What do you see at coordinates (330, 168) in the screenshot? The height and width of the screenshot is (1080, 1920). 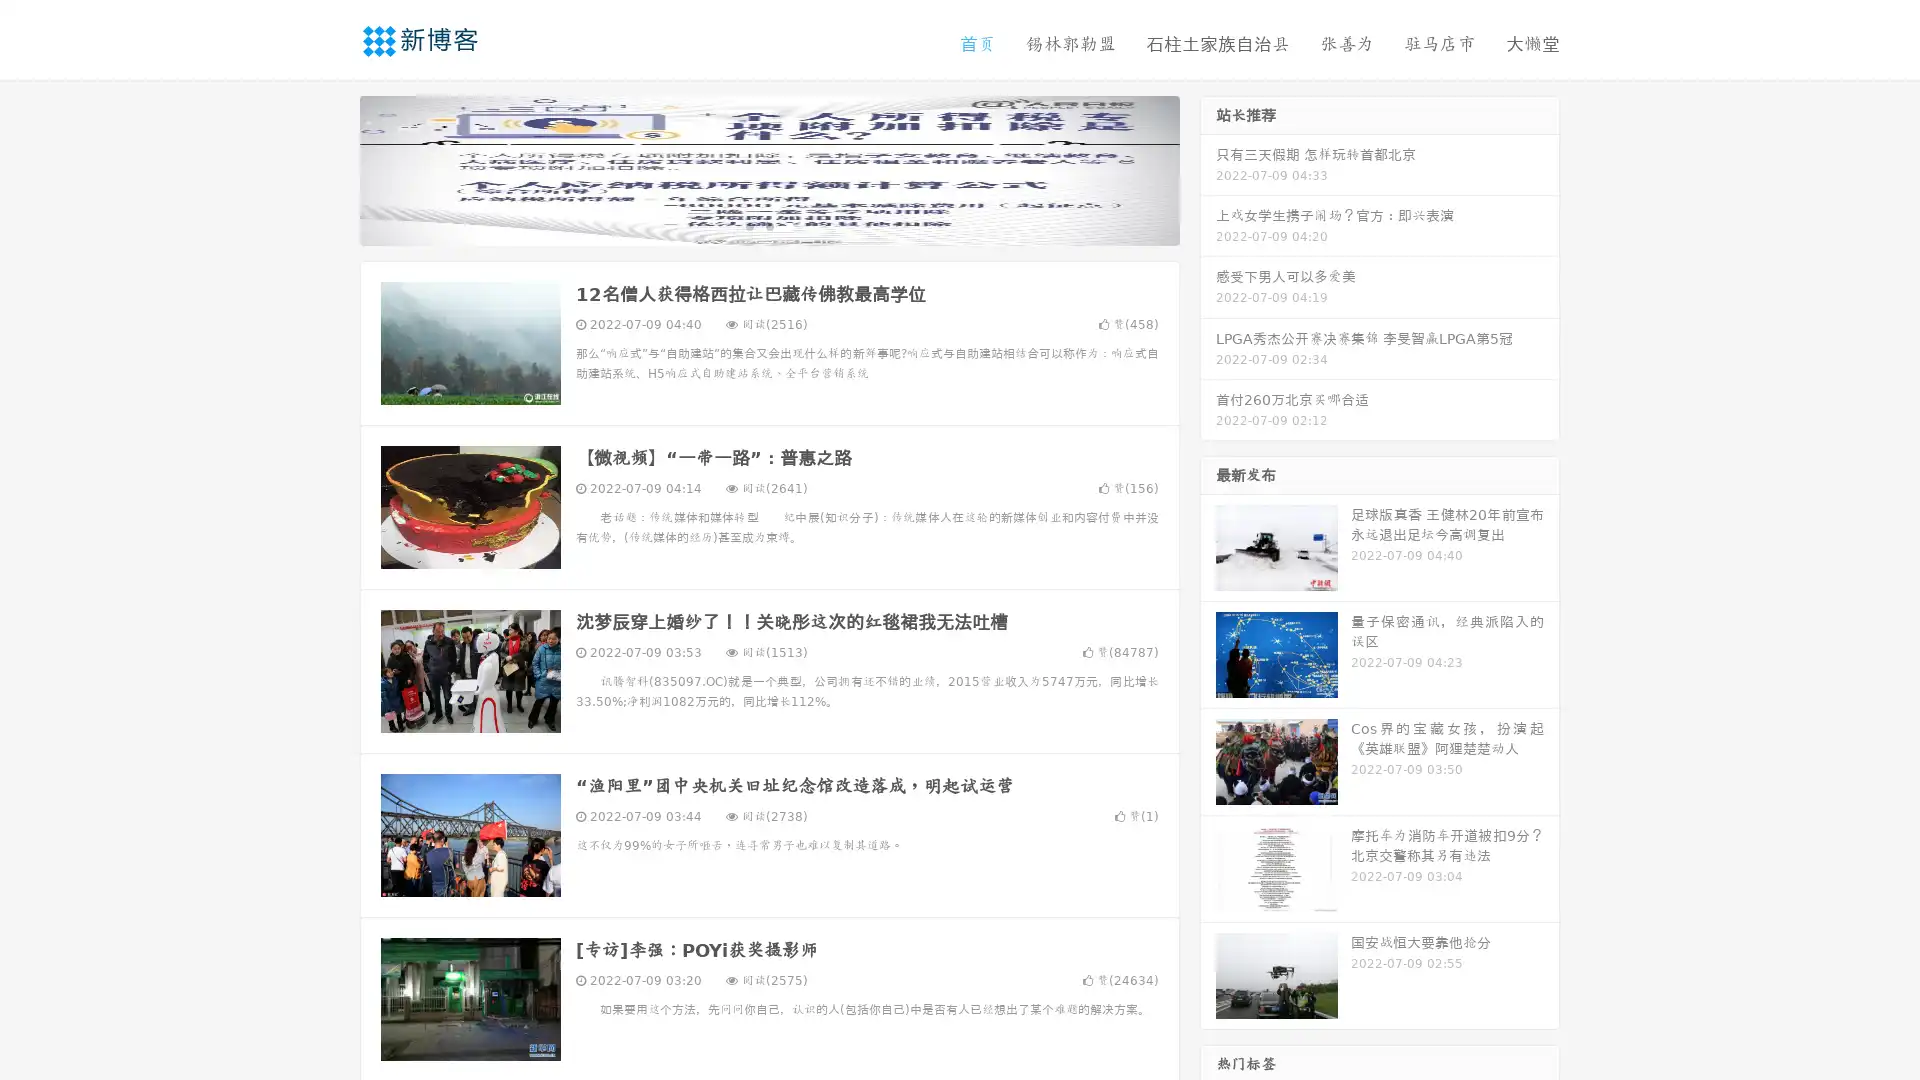 I see `Previous slide` at bounding box center [330, 168].